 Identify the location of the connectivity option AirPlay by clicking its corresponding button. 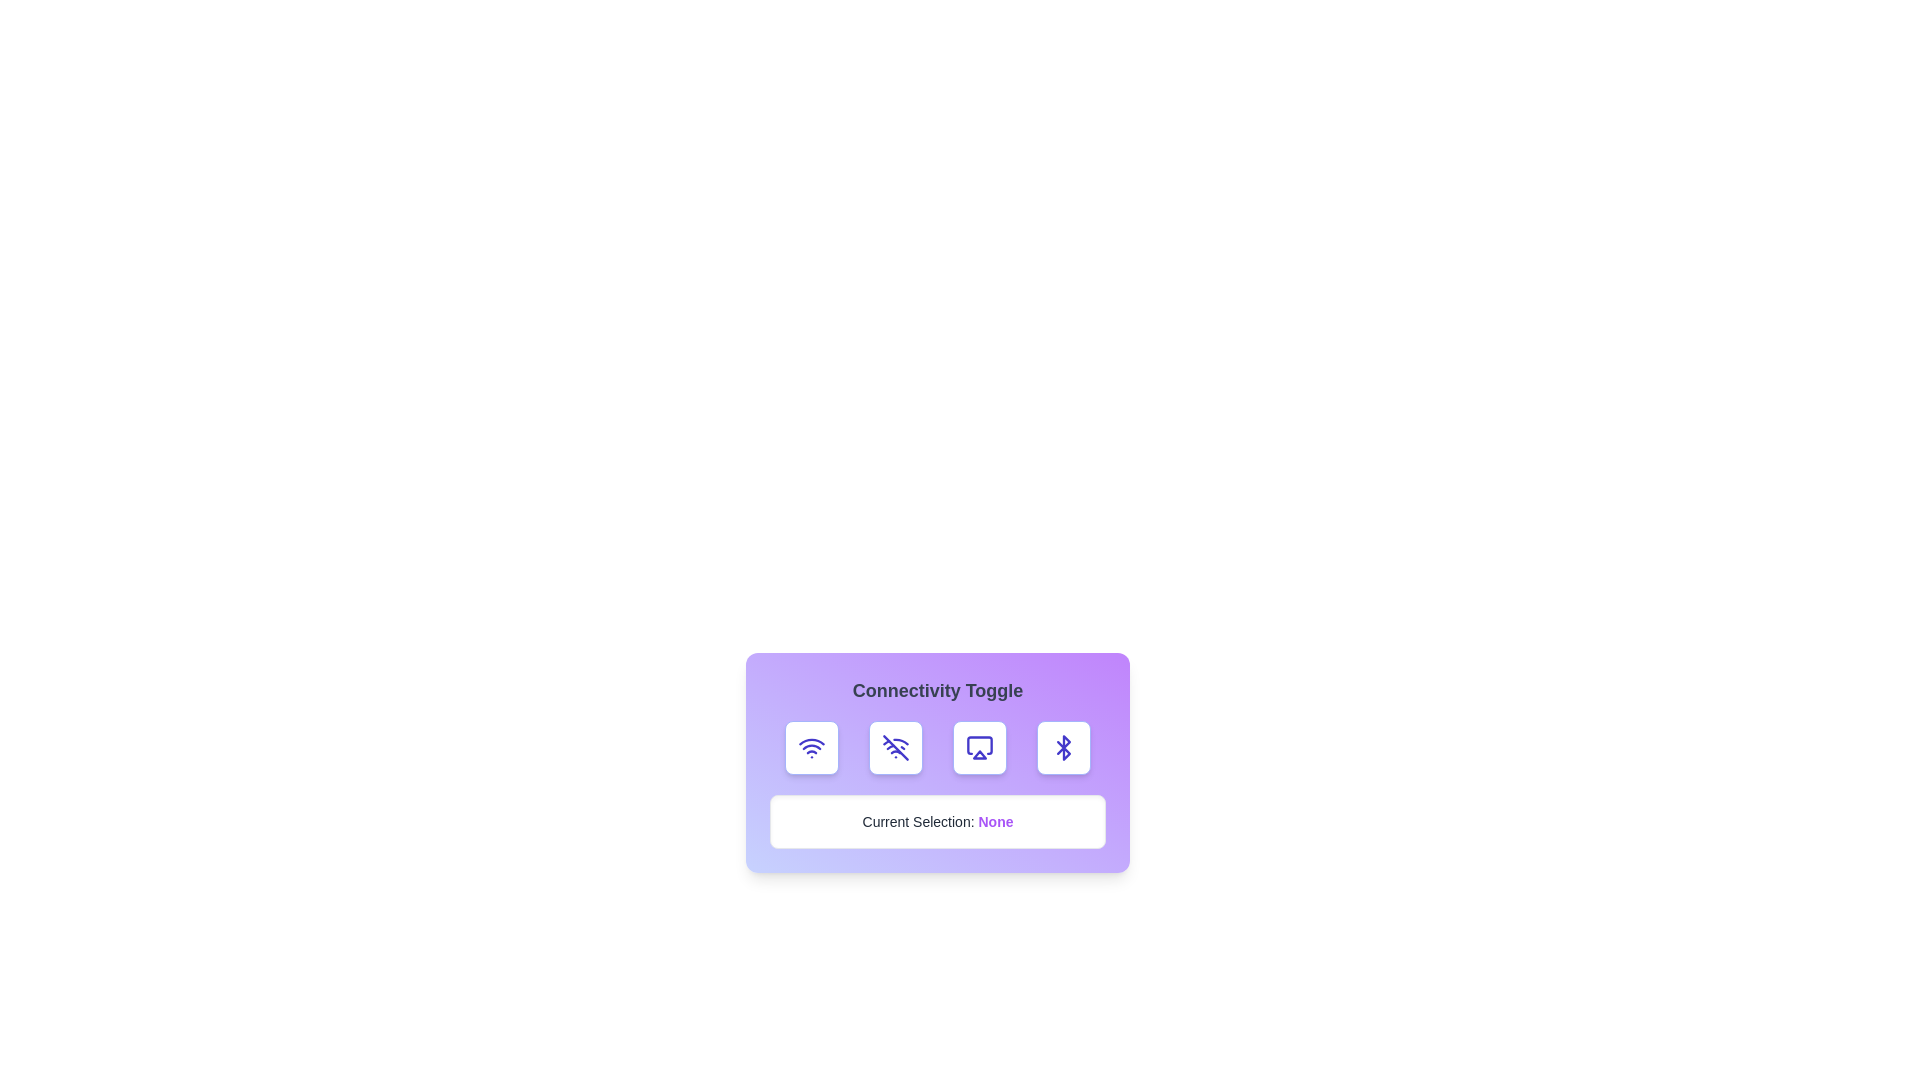
(979, 748).